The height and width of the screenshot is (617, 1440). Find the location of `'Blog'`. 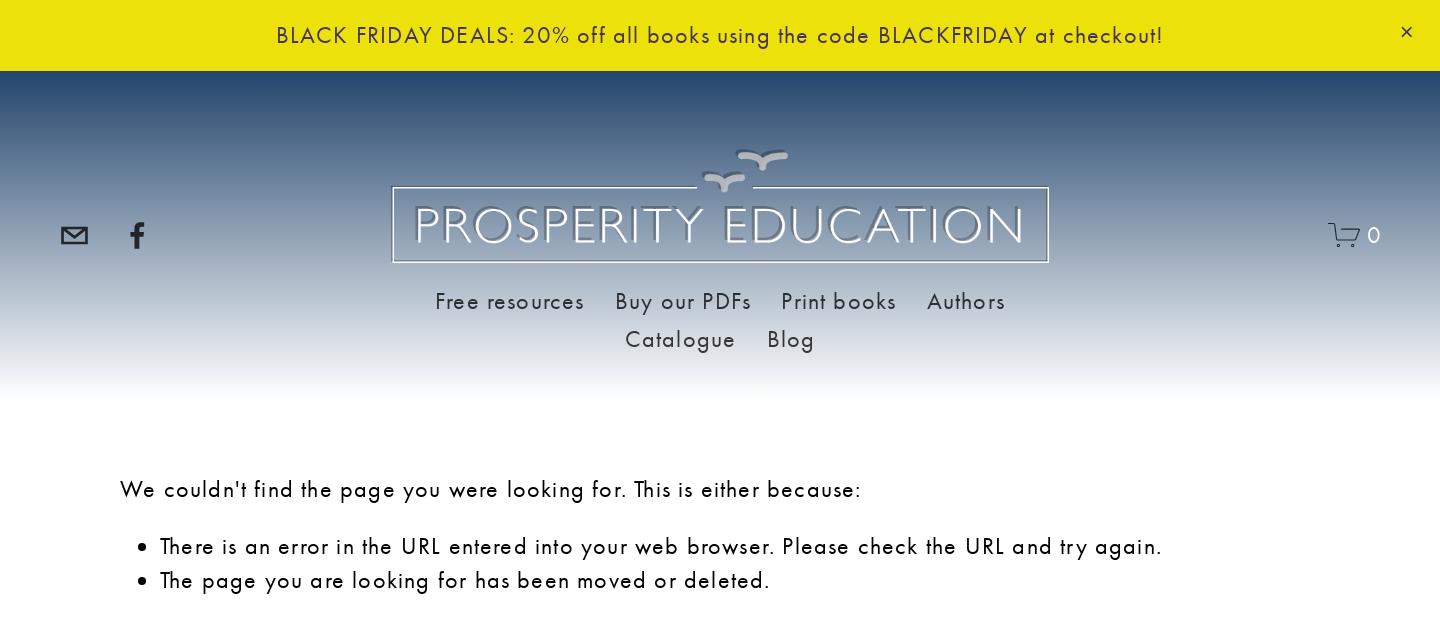

'Blog' is located at coordinates (790, 337).